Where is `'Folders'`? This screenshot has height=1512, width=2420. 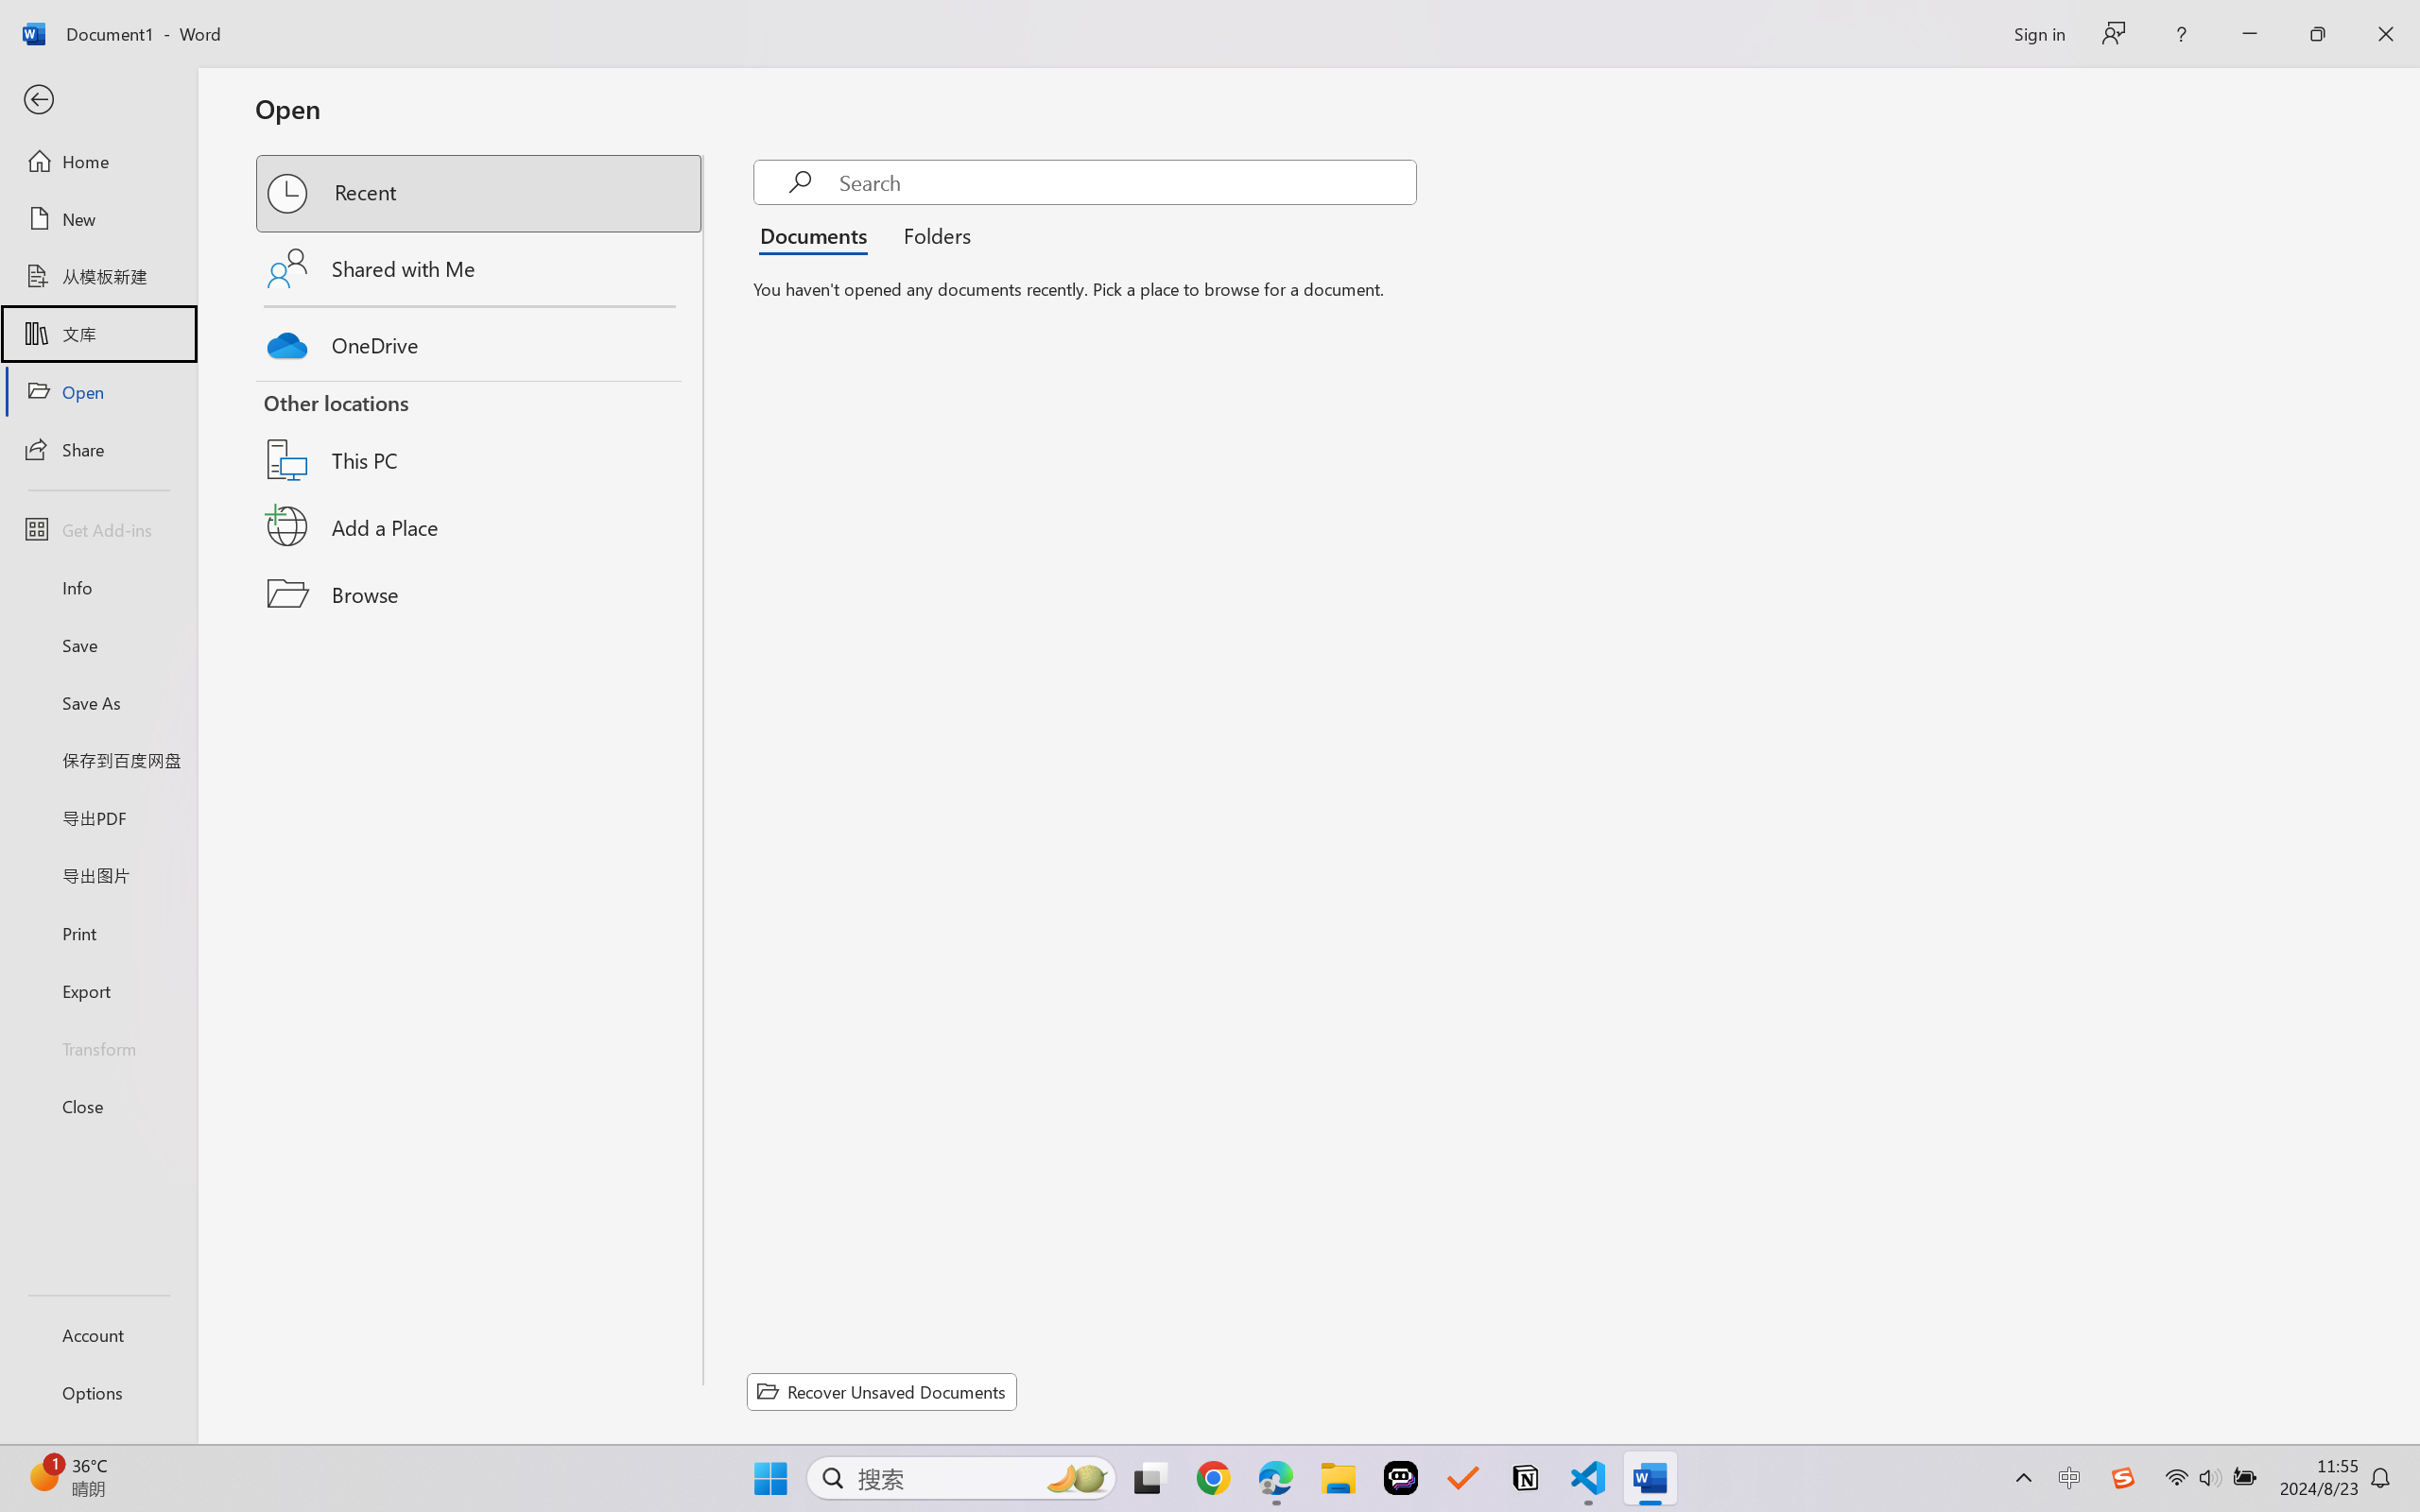
'Folders' is located at coordinates (931, 233).